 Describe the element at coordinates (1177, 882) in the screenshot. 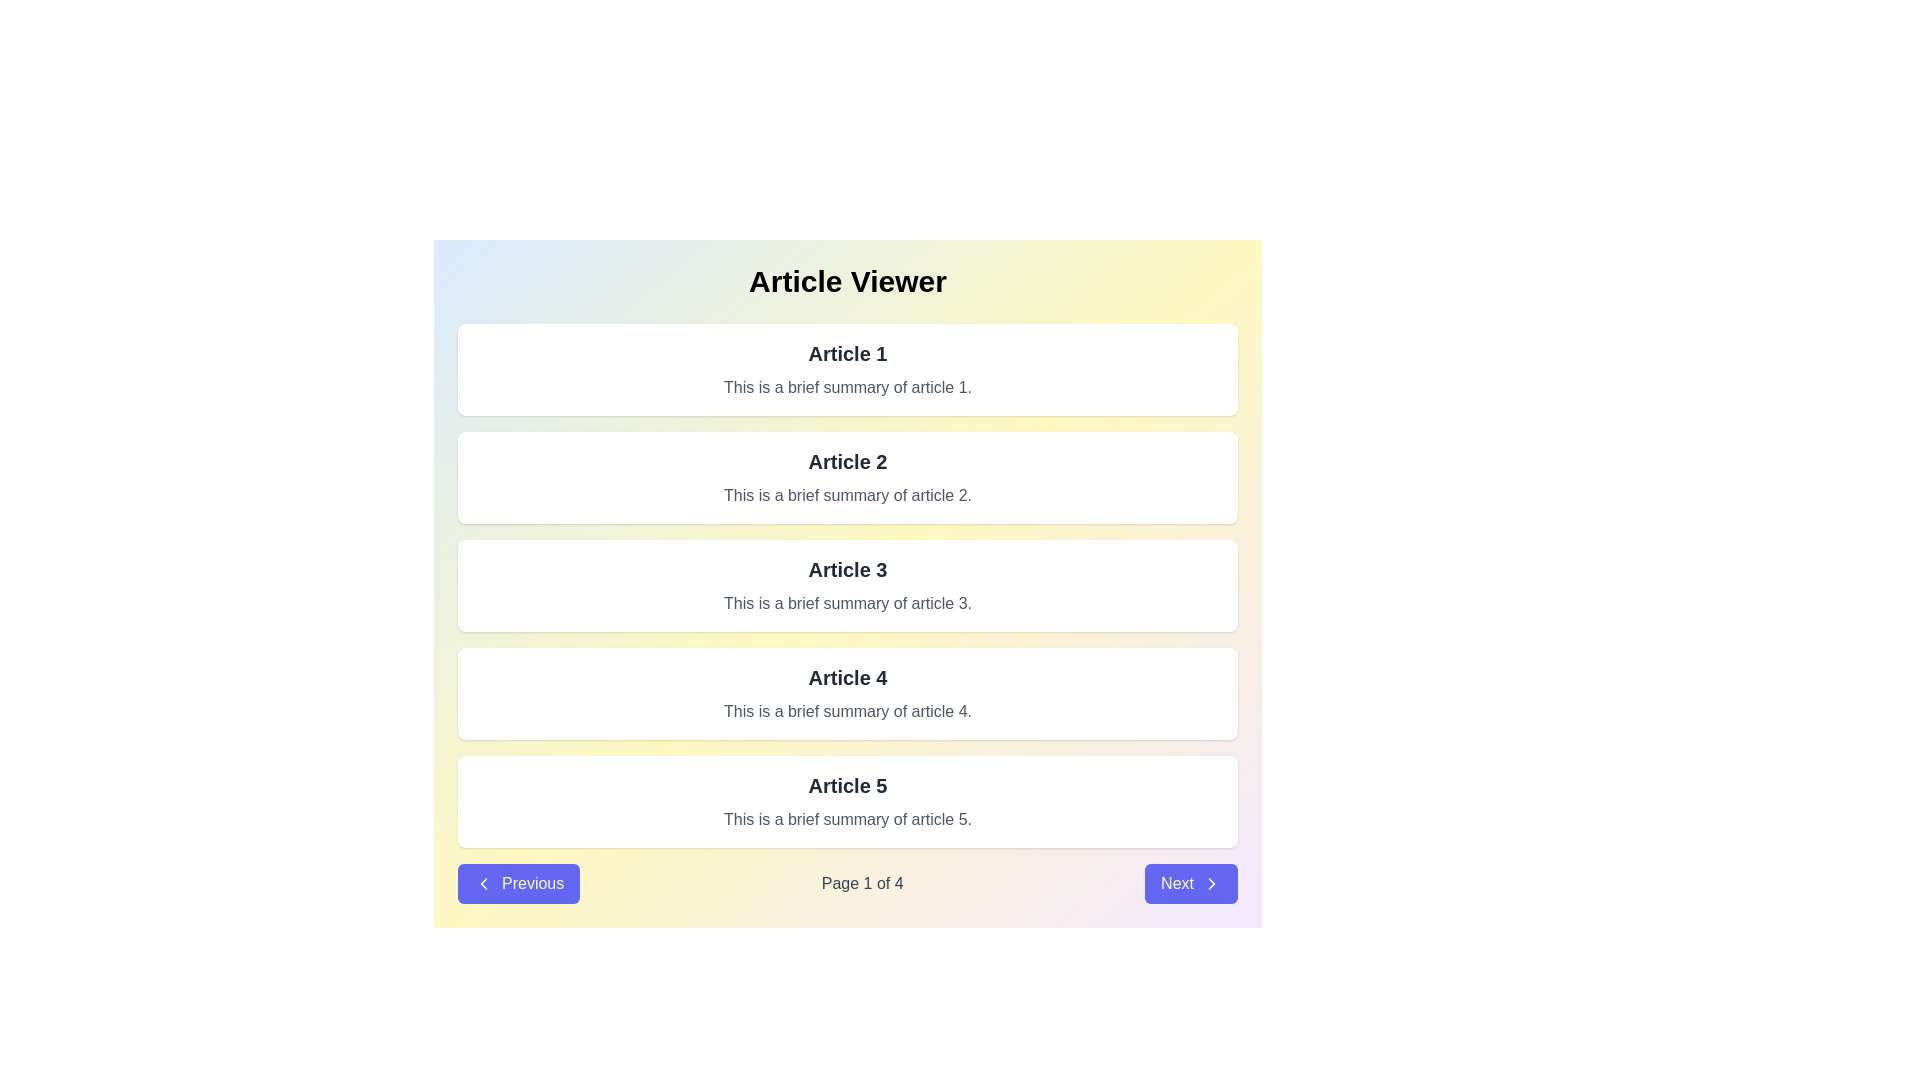

I see `text label 'Next' located at the bottom-right corner of the interface, which is part of a navigational button` at that location.